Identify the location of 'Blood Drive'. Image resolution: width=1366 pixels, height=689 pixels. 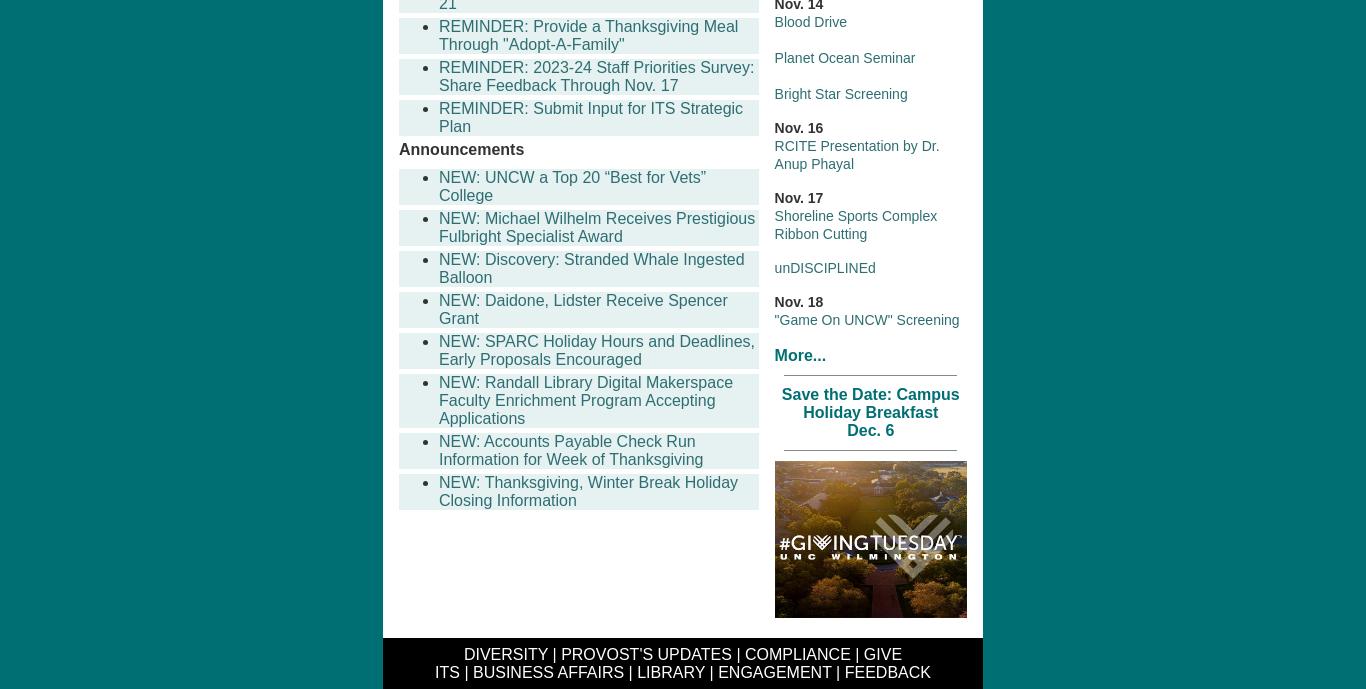
(809, 21).